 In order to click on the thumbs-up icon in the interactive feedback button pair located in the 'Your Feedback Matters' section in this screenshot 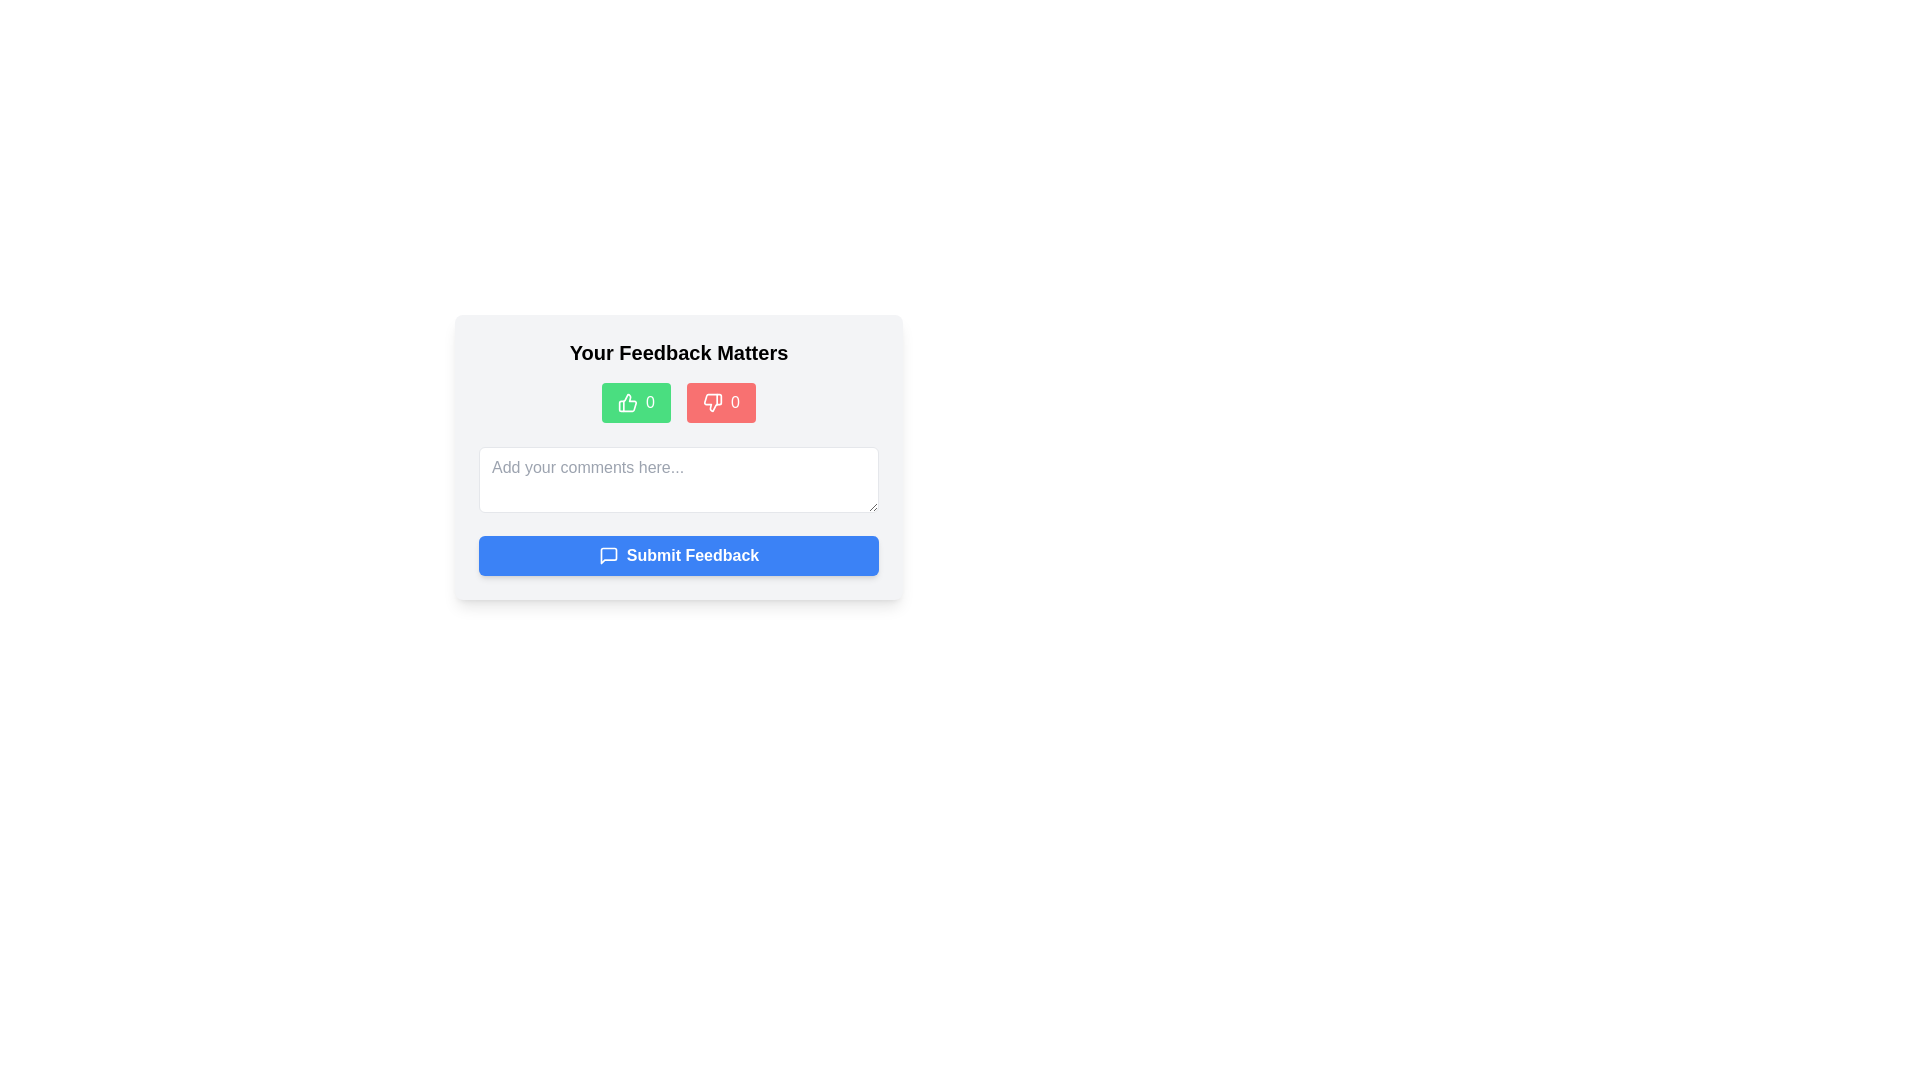, I will do `click(678, 402)`.